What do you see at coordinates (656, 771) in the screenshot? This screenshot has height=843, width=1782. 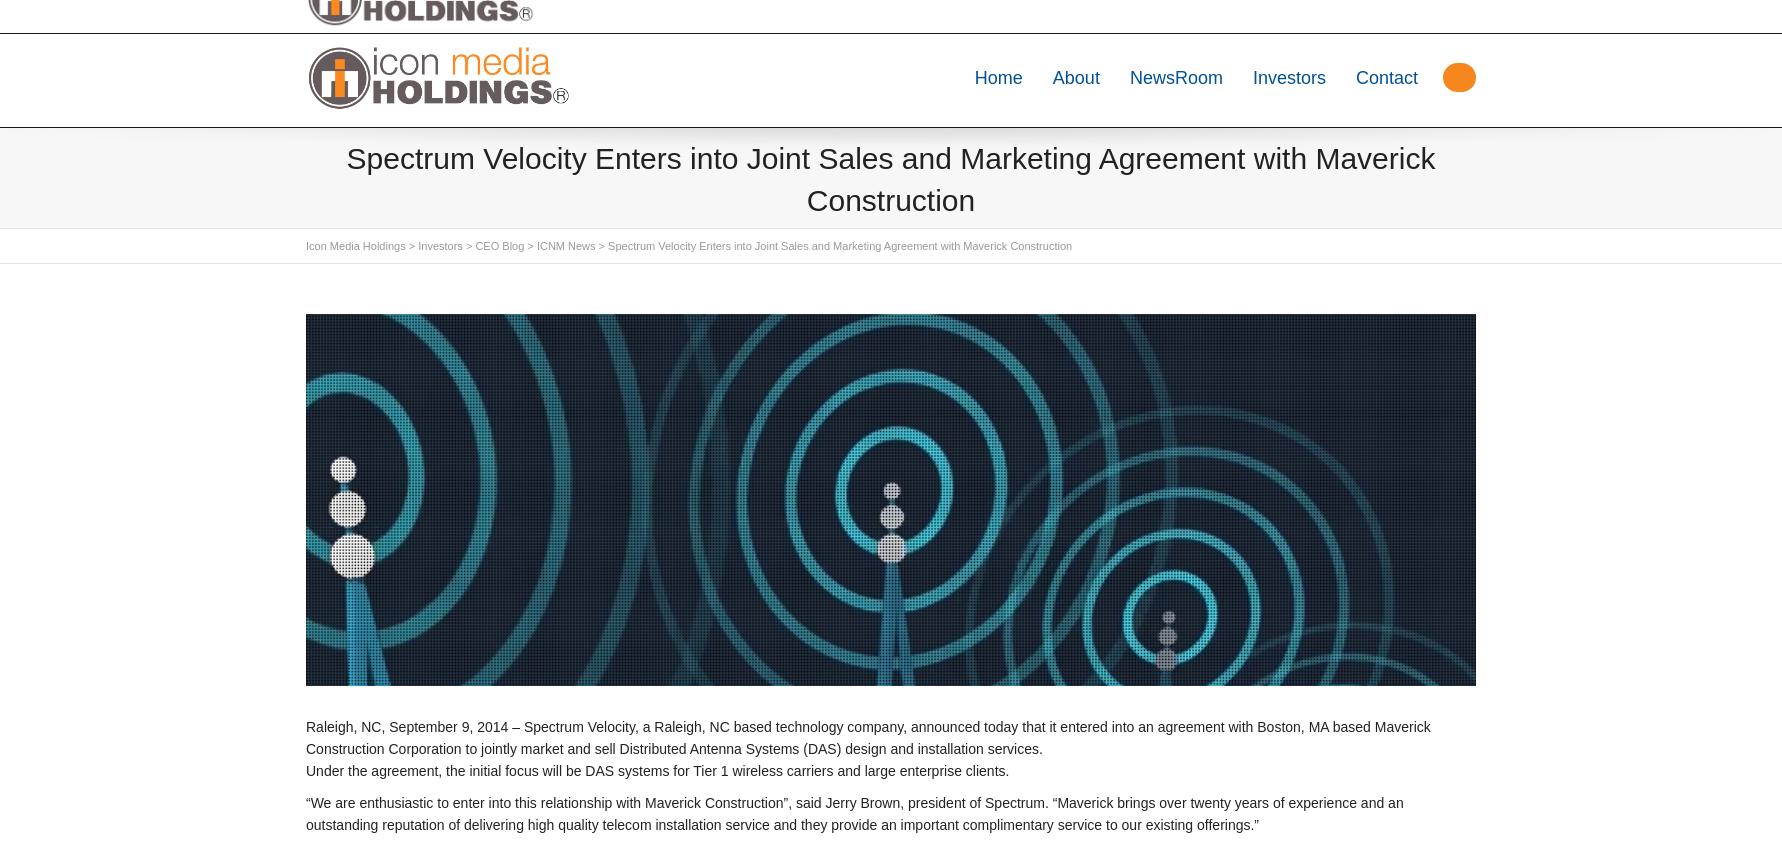 I see `'Under the agreement, the initial focus will be DAS systems for Tier 1 wireless carriers and large enterprise clients.'` at bounding box center [656, 771].